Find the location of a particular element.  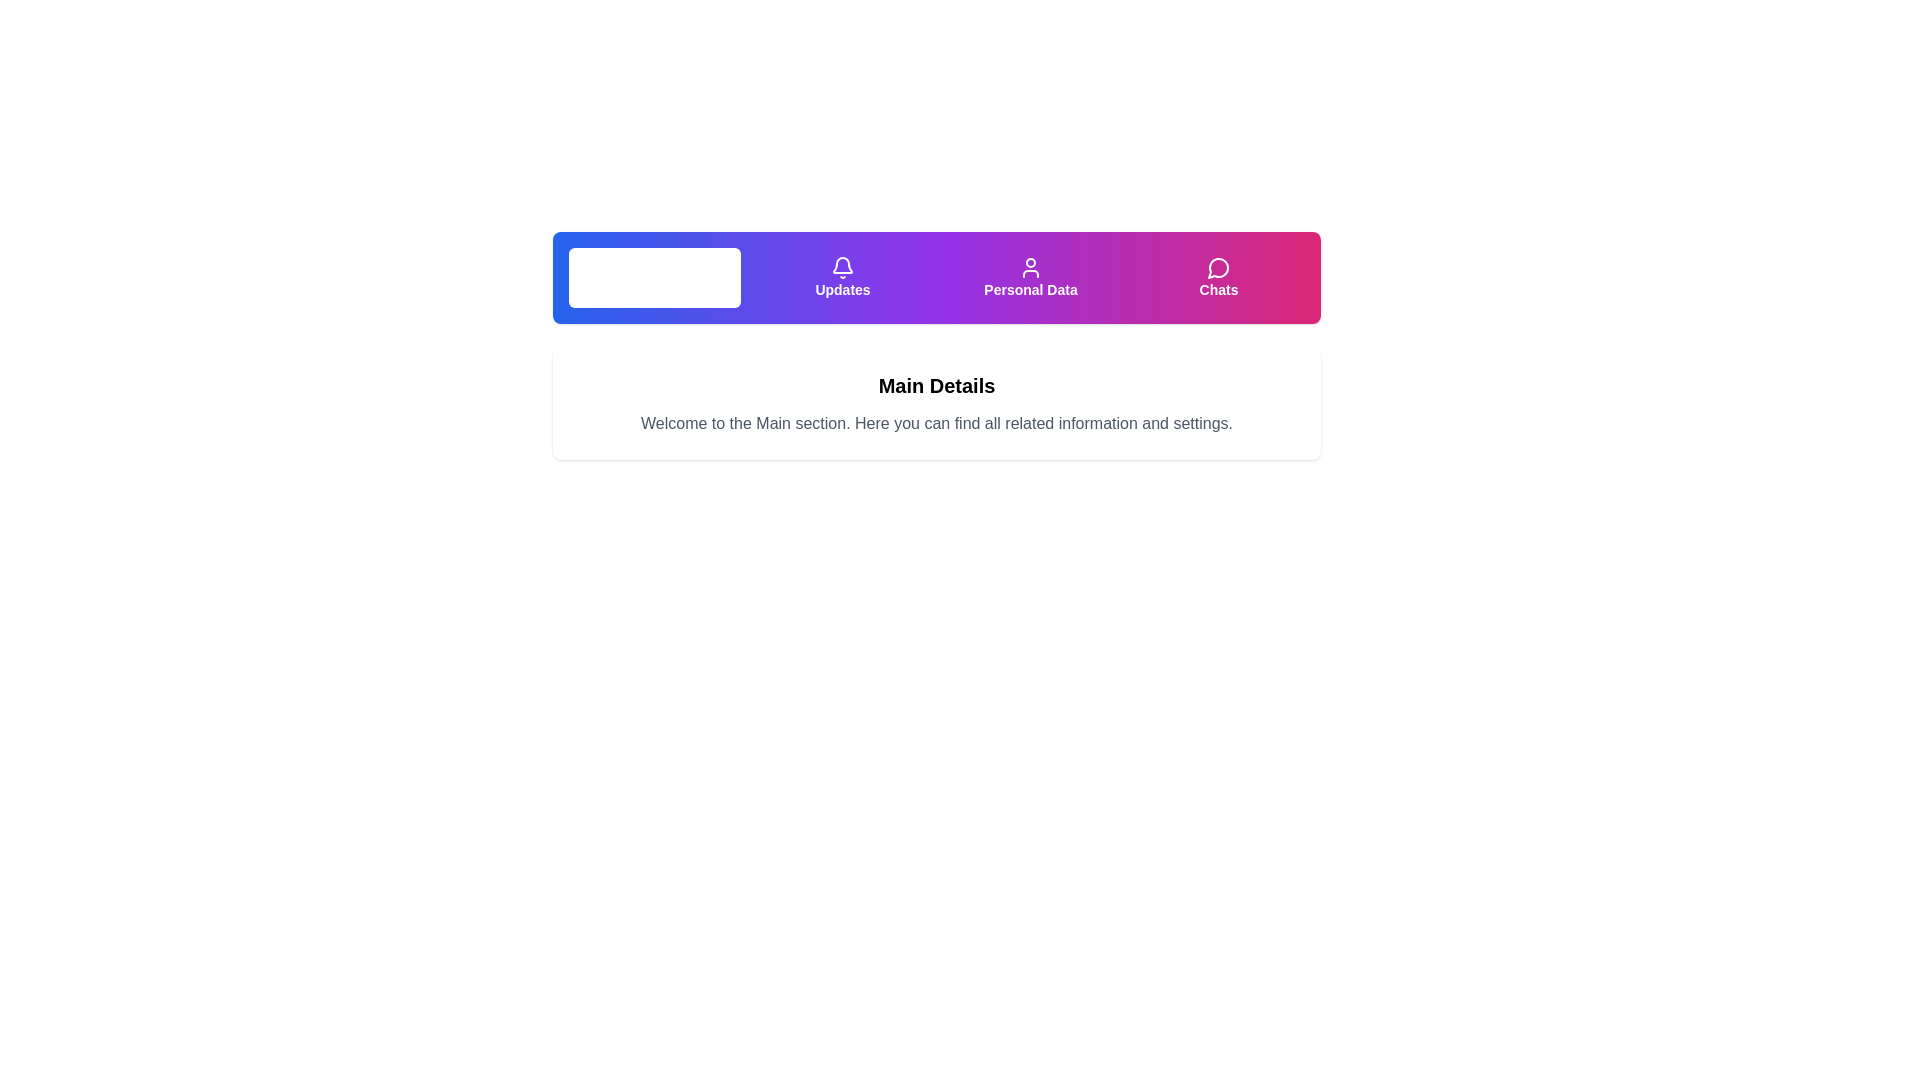

the third button in a row of four, positioned between 'Updates' and 'Chats', to trigger visual feedback is located at coordinates (1031, 277).